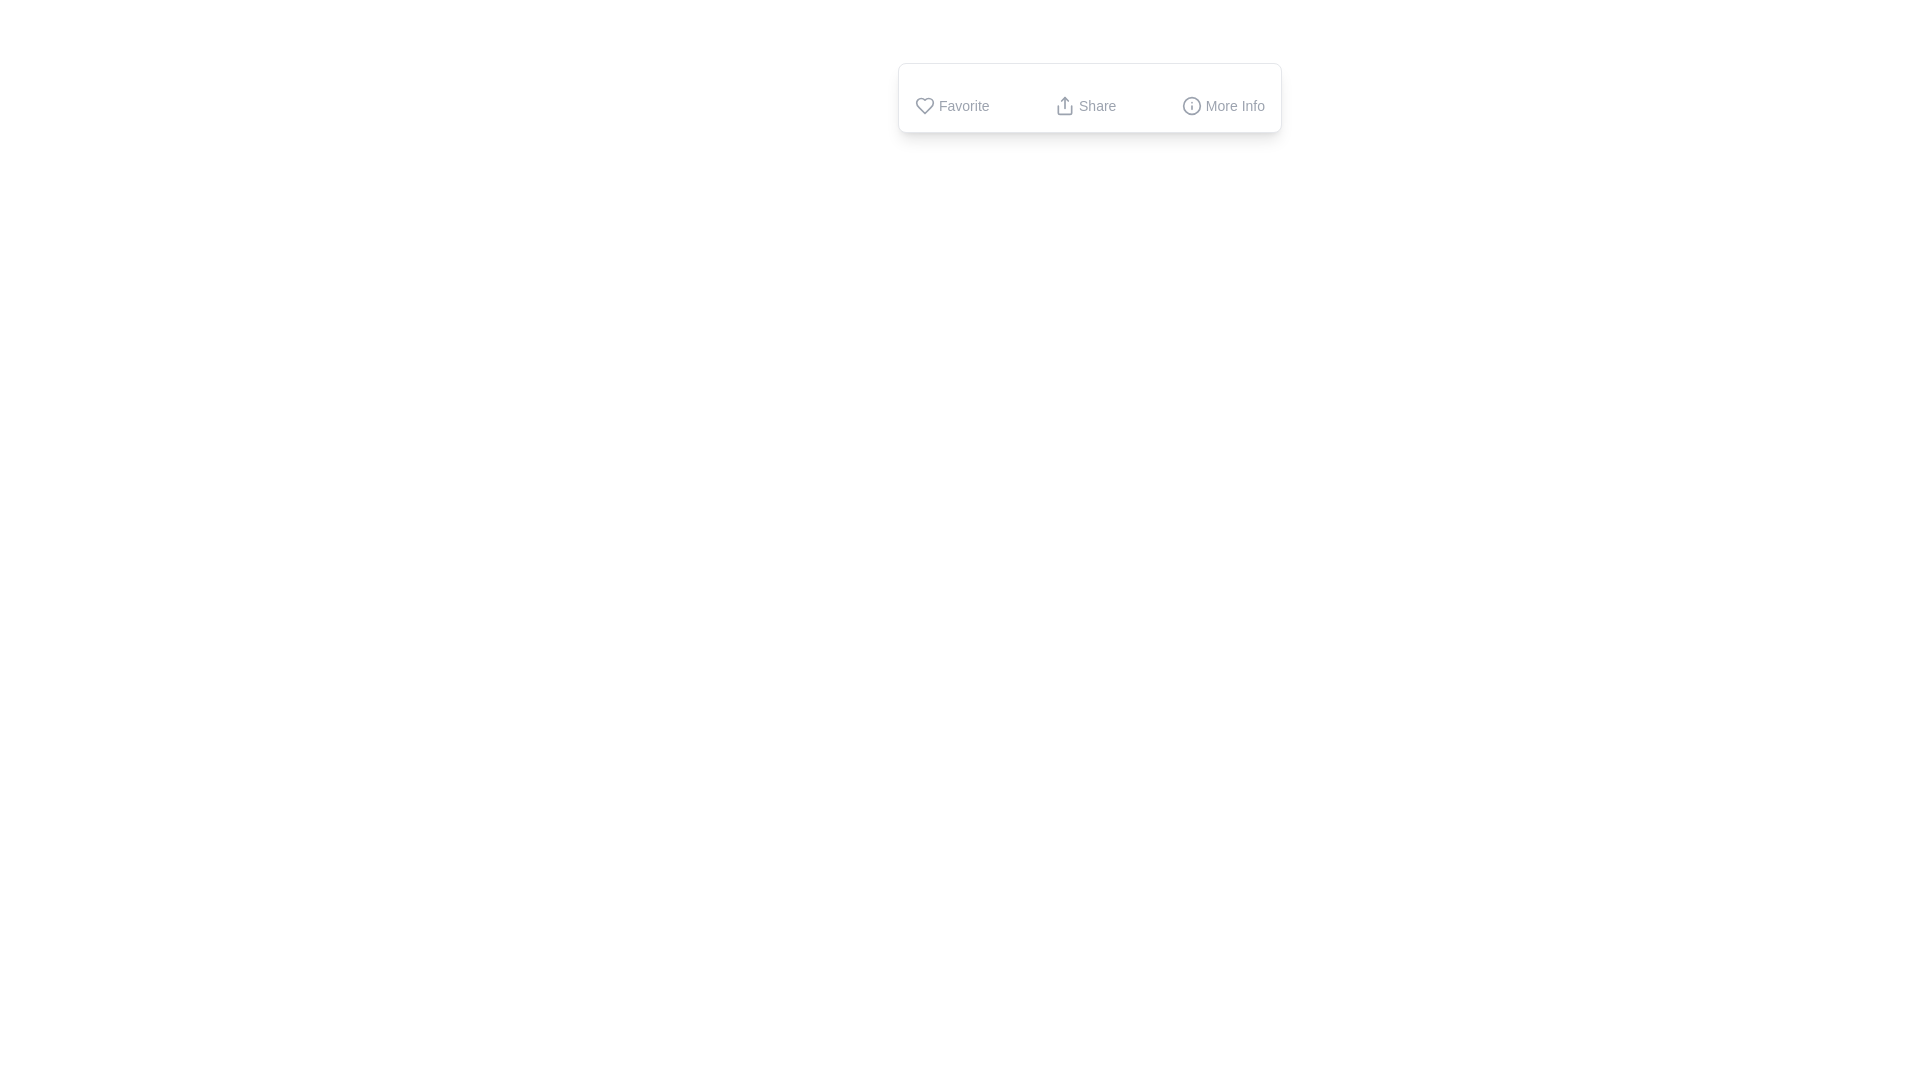  Describe the element at coordinates (951, 105) in the screenshot. I see `the 'Favorite' button, which features a heart-shaped icon and light gray text that changes to red on hover, positioned at the left end of a horizontal set of buttons` at that location.